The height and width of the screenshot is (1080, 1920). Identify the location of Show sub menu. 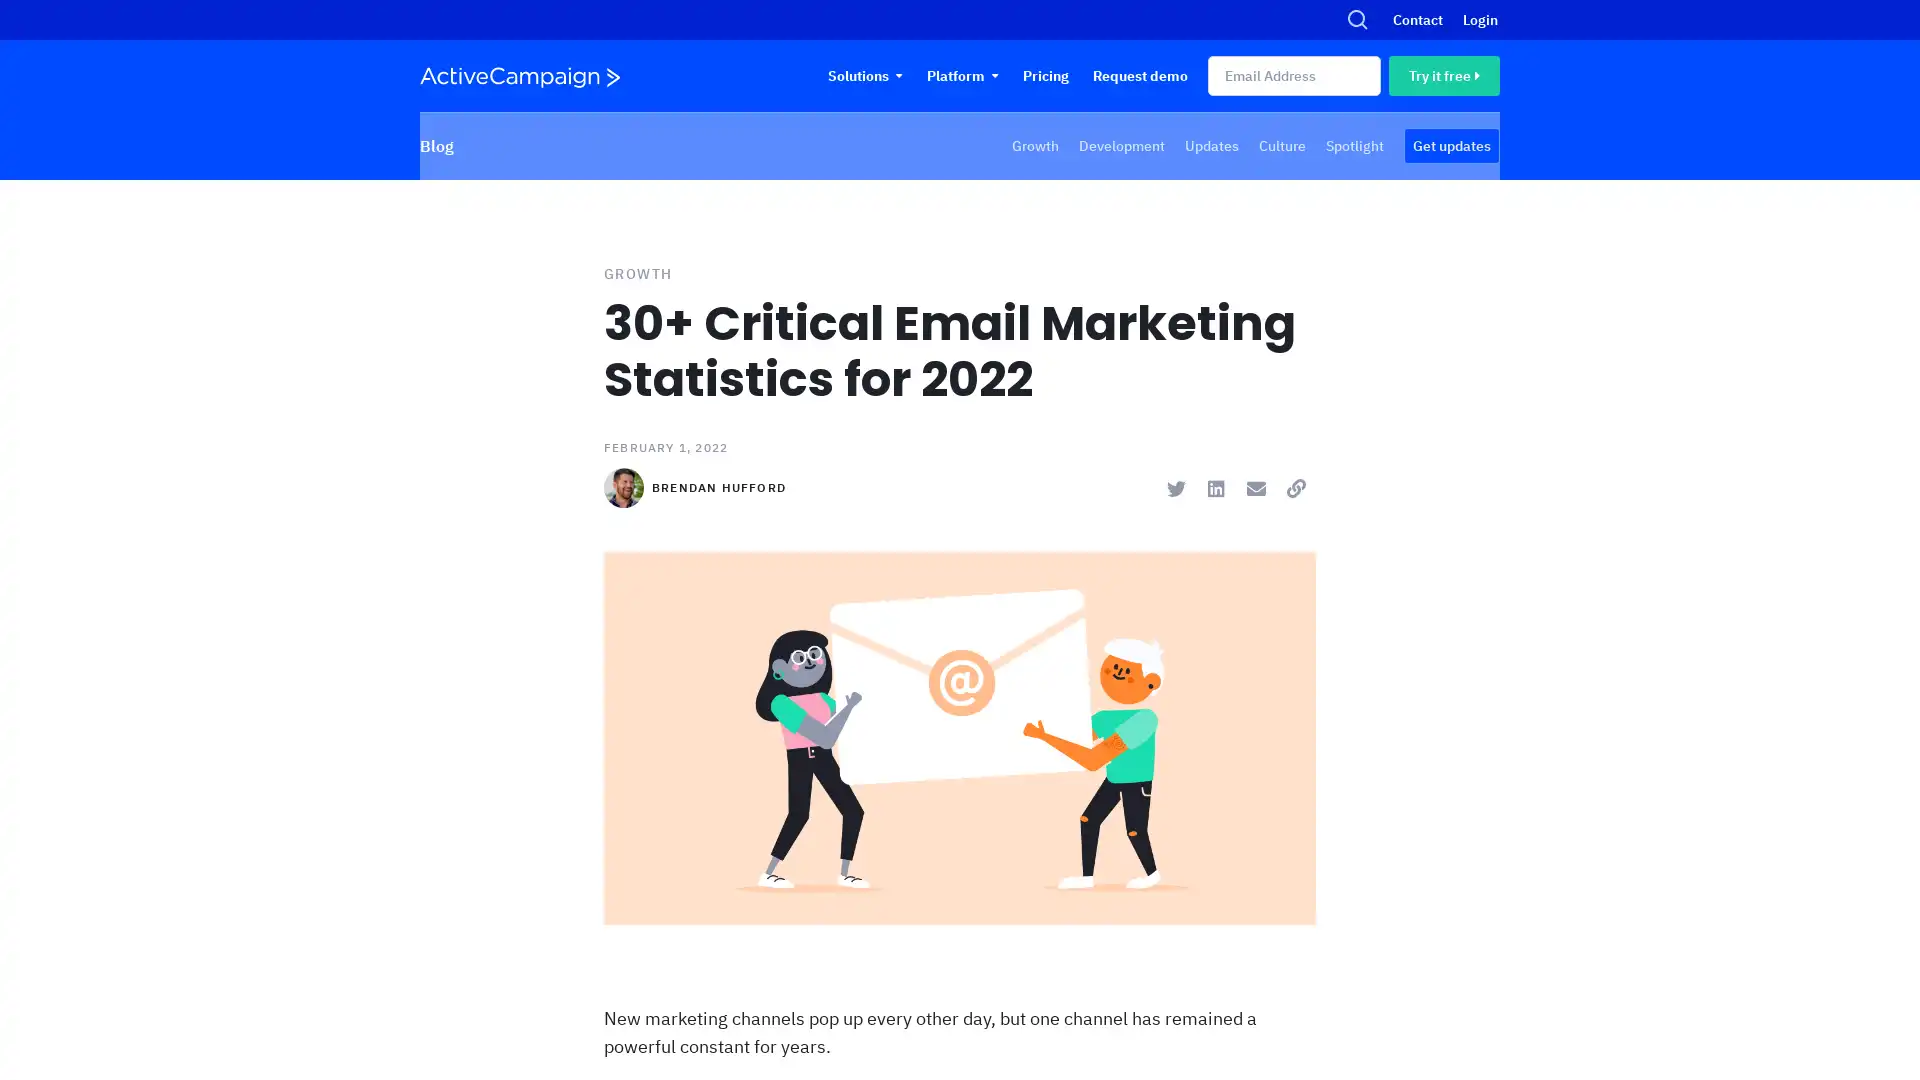
(897, 75).